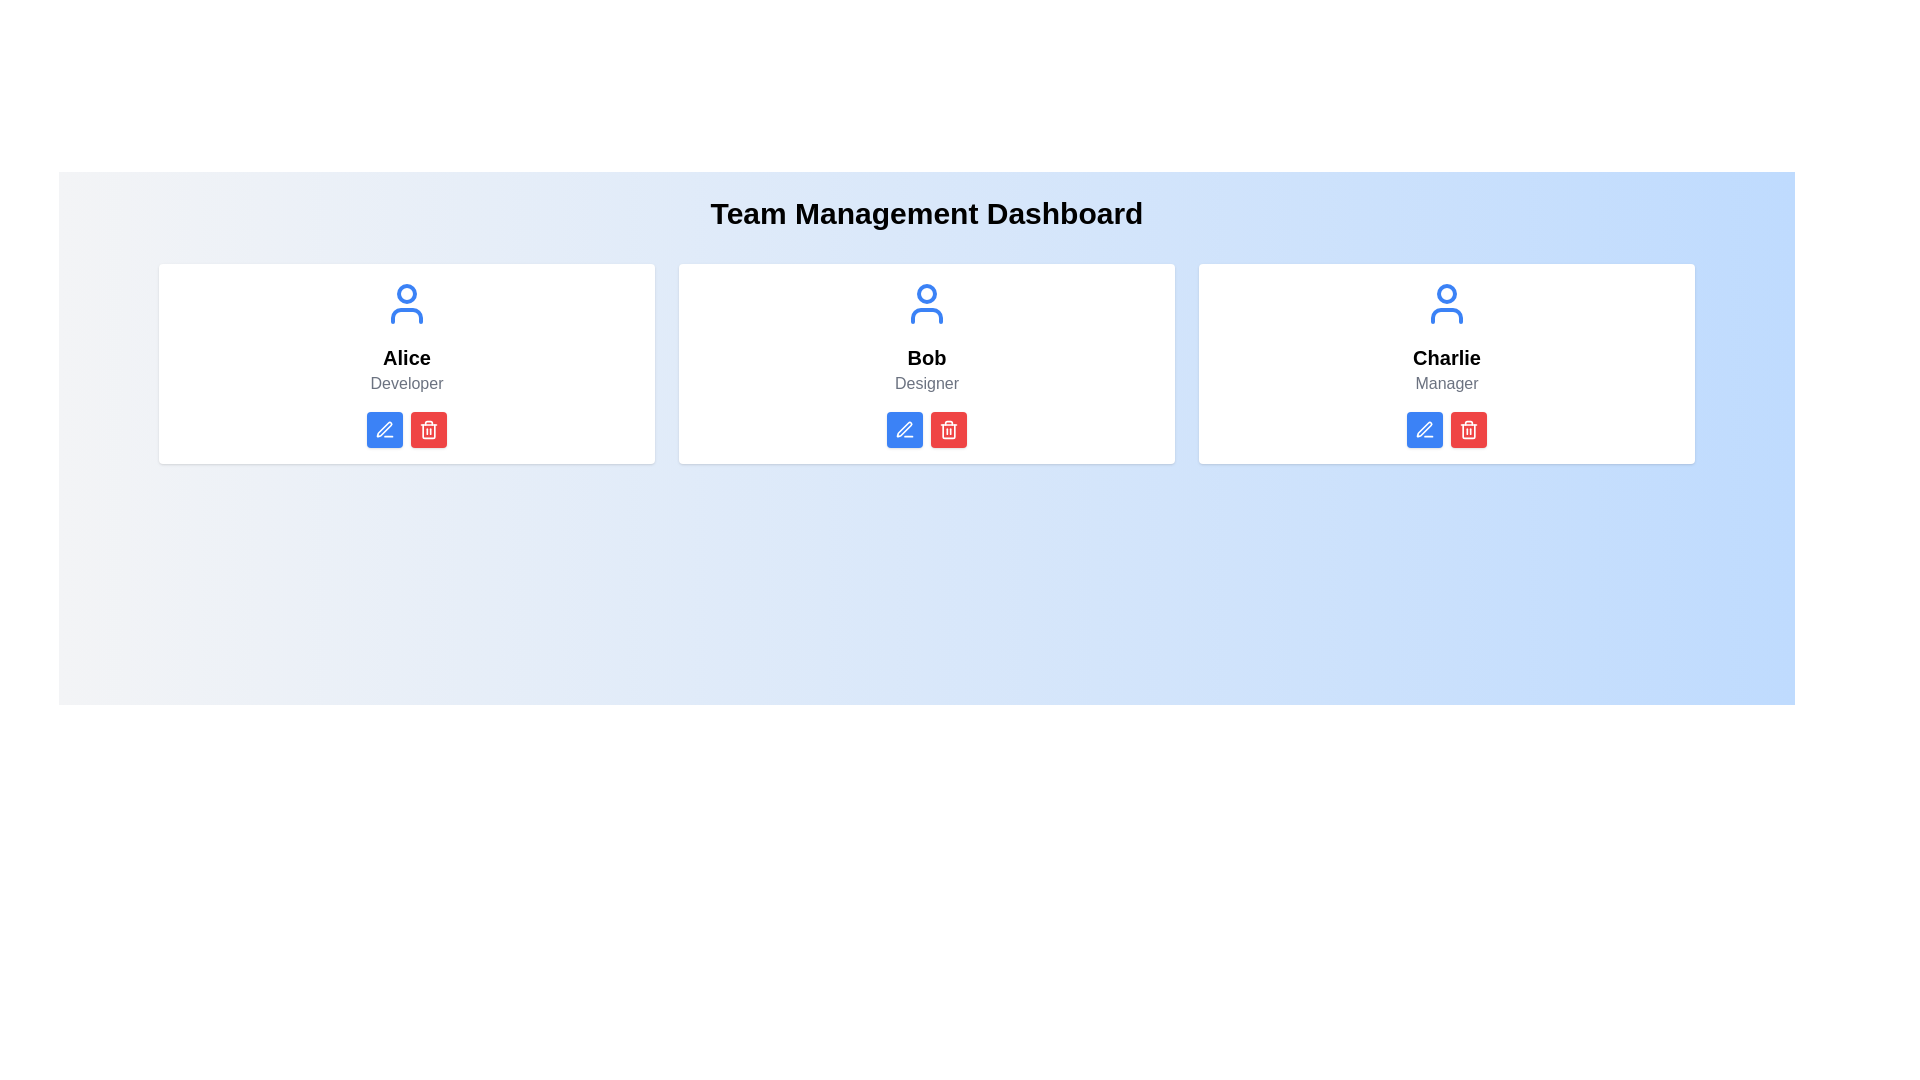 This screenshot has height=1080, width=1920. I want to click on the blue or red button in the group of interactive buttons located below the text description area of 'Alice, Developer' card, so click(406, 428).